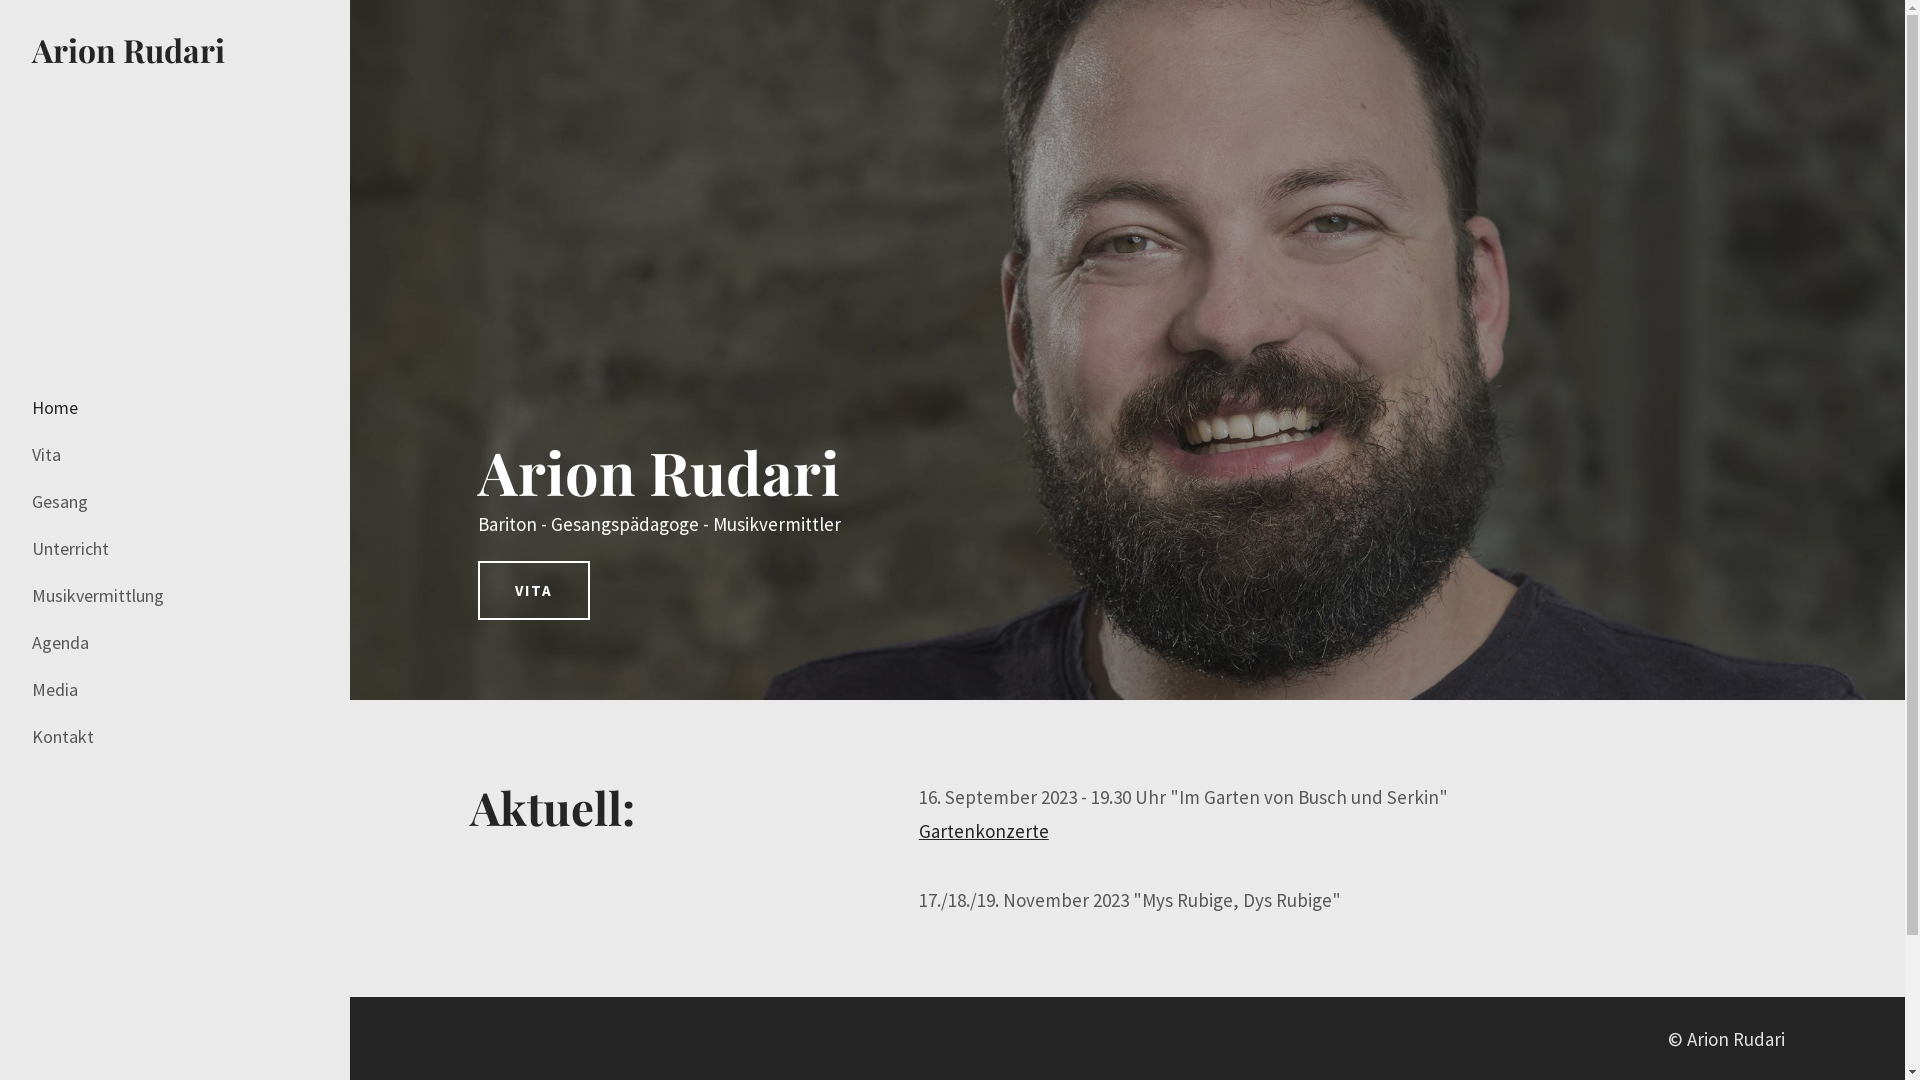  Describe the element at coordinates (54, 407) in the screenshot. I see `'Home'` at that location.